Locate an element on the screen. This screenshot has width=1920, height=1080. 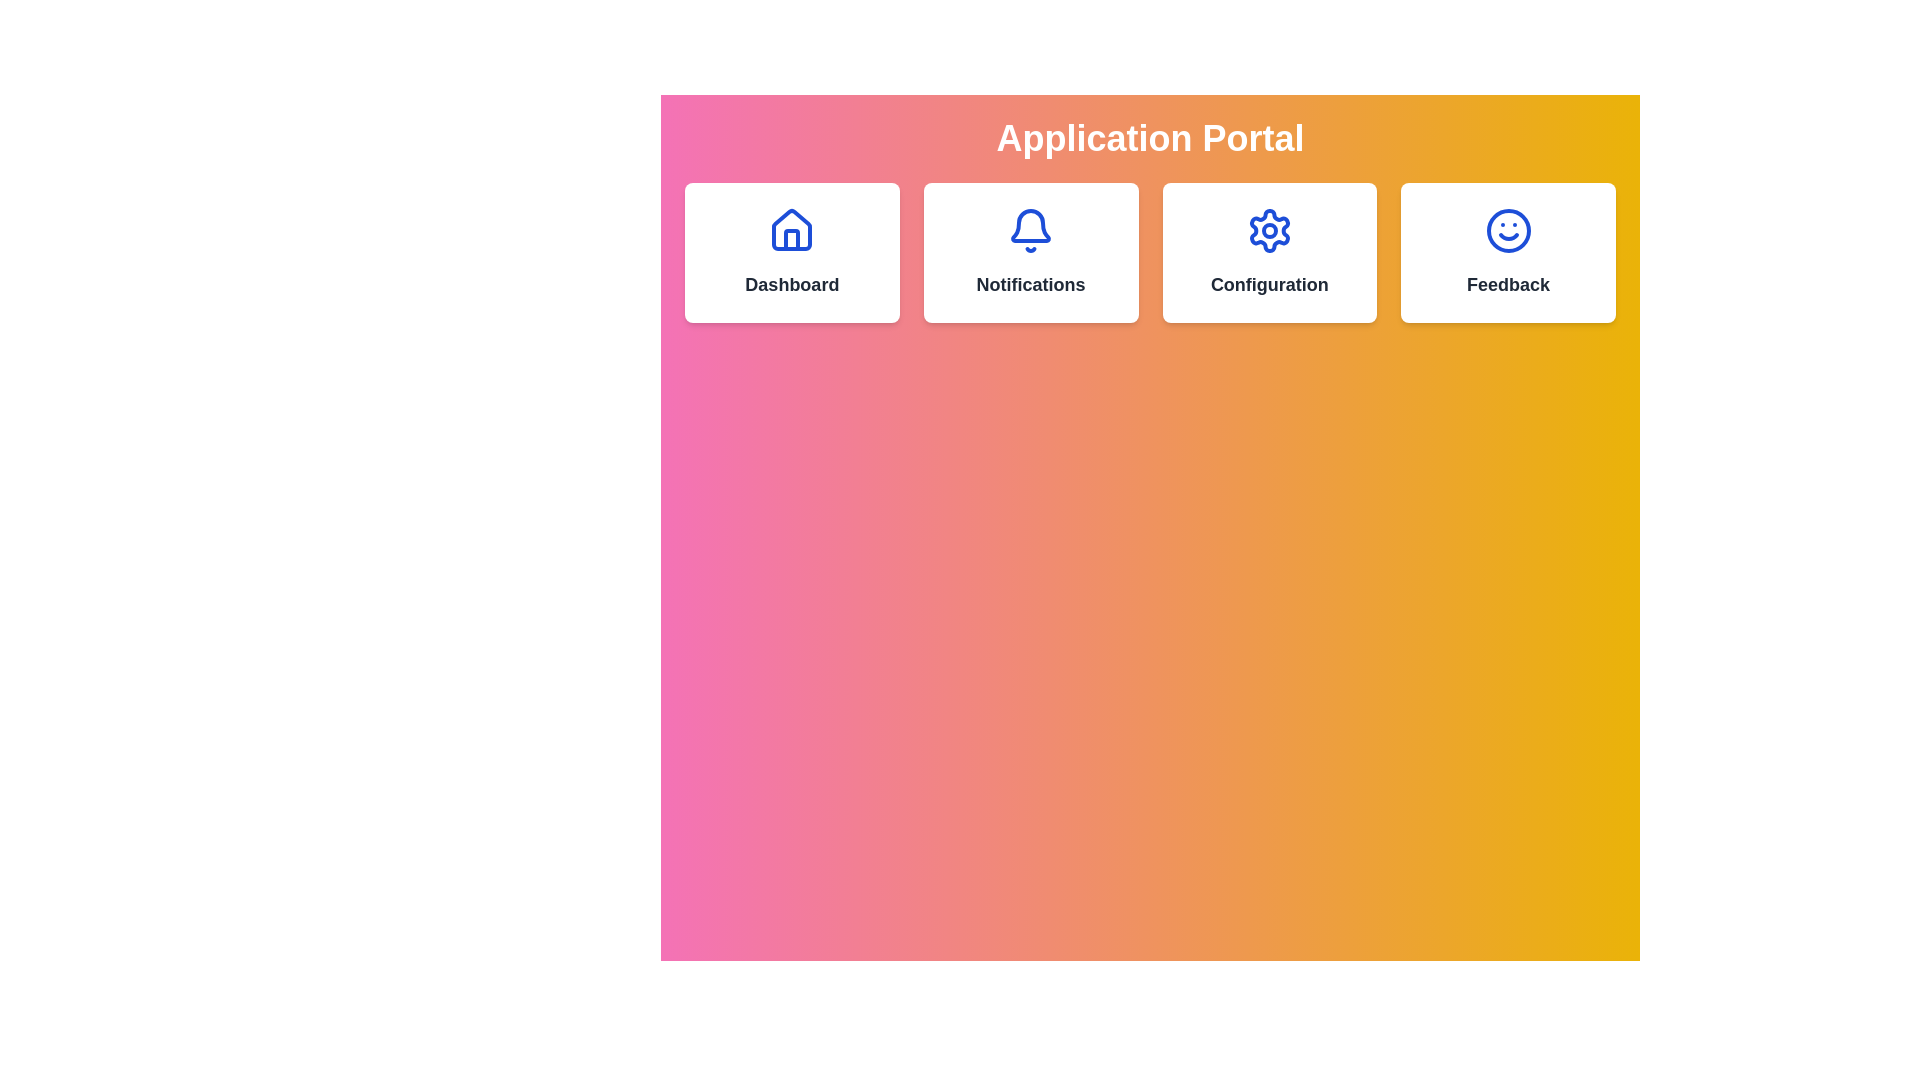
the bright blue cogwheel-shaped icon representing settings, located at the top center of the 'Configuration' card is located at coordinates (1268, 230).